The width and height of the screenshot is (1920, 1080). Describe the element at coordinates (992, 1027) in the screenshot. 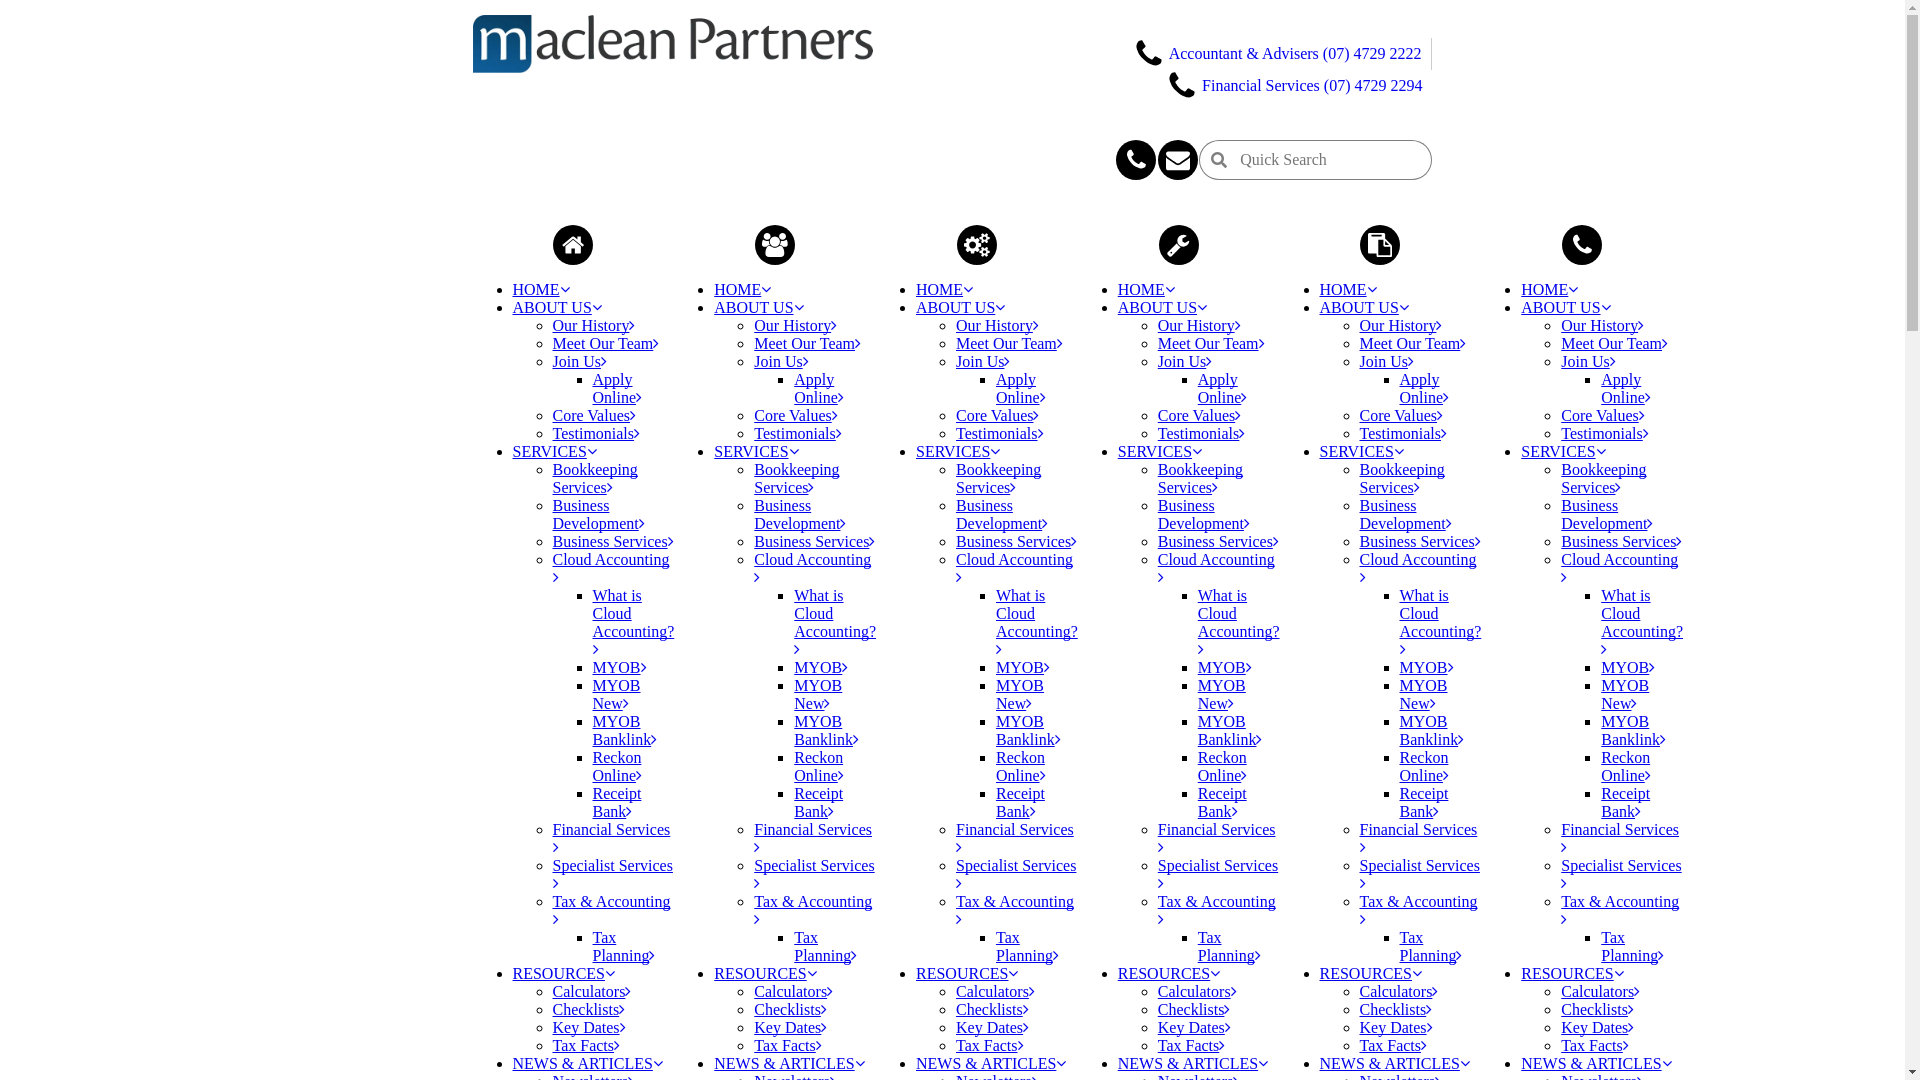

I see `'Key Dates'` at that location.